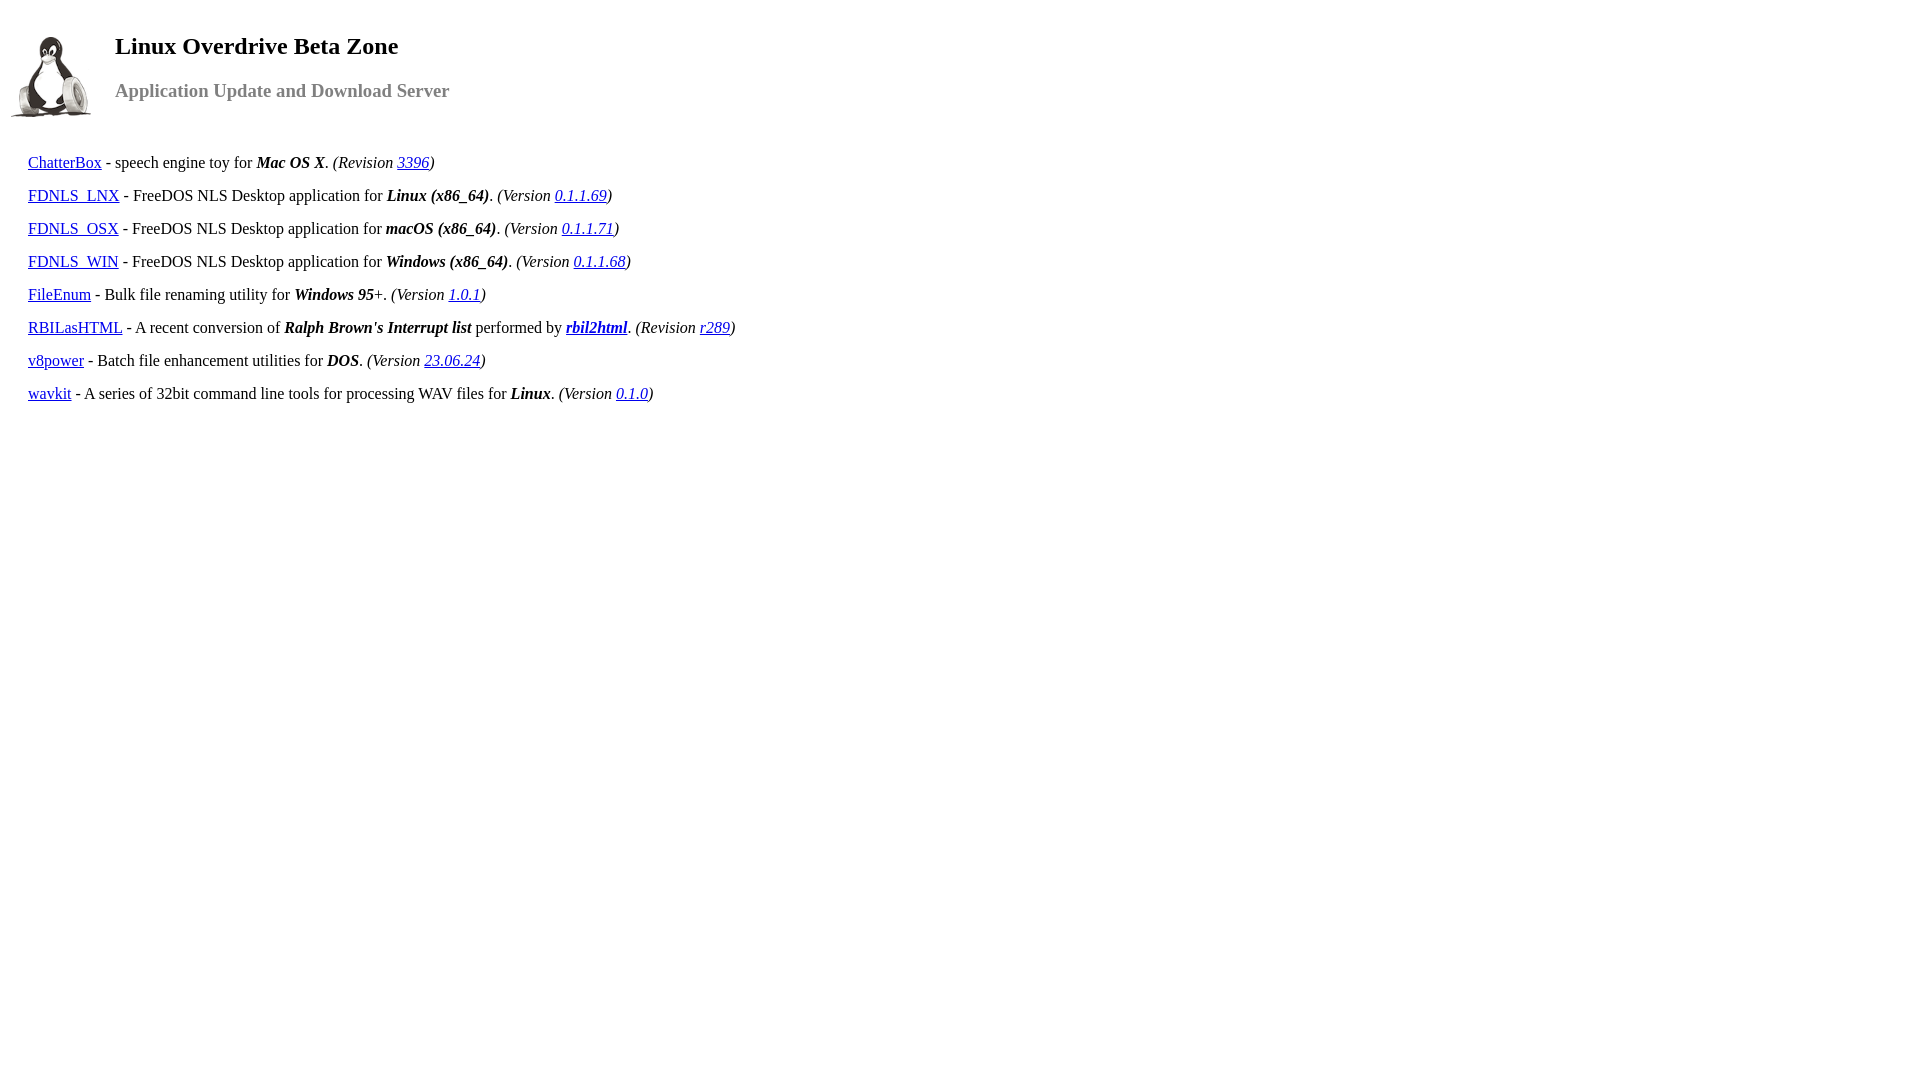 The image size is (1920, 1080). Describe the element at coordinates (28, 360) in the screenshot. I see `'v8power'` at that location.